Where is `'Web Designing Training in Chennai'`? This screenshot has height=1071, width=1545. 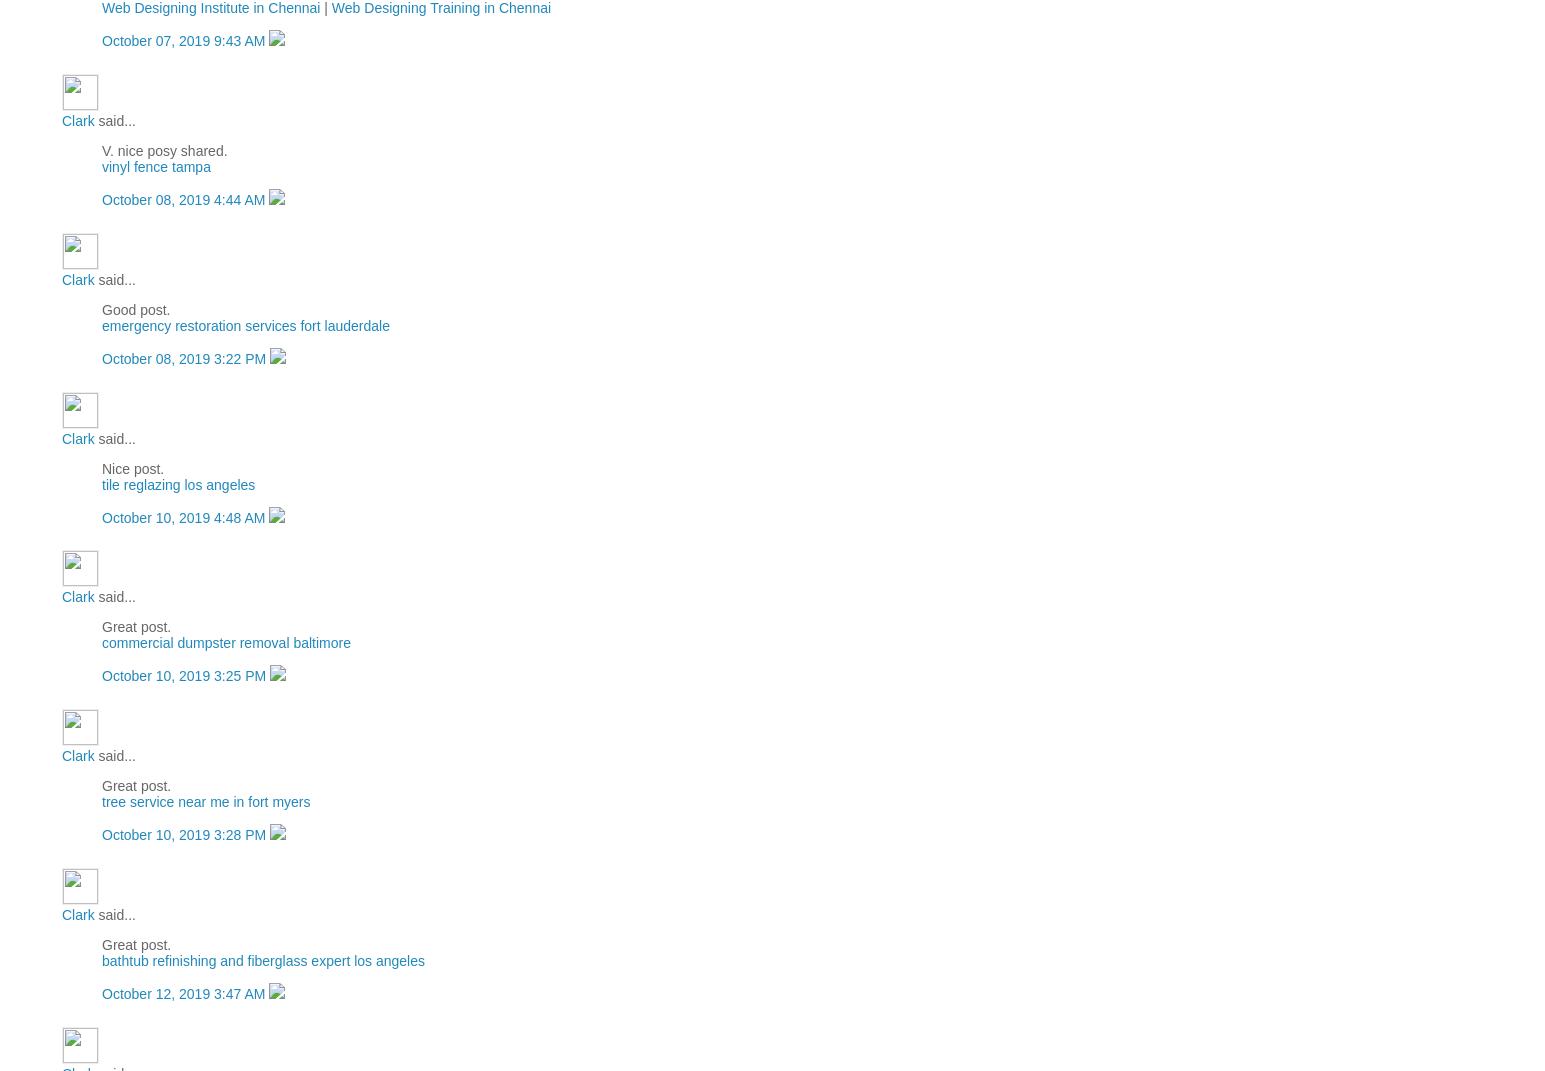 'Web Designing Training in Chennai' is located at coordinates (439, 7).